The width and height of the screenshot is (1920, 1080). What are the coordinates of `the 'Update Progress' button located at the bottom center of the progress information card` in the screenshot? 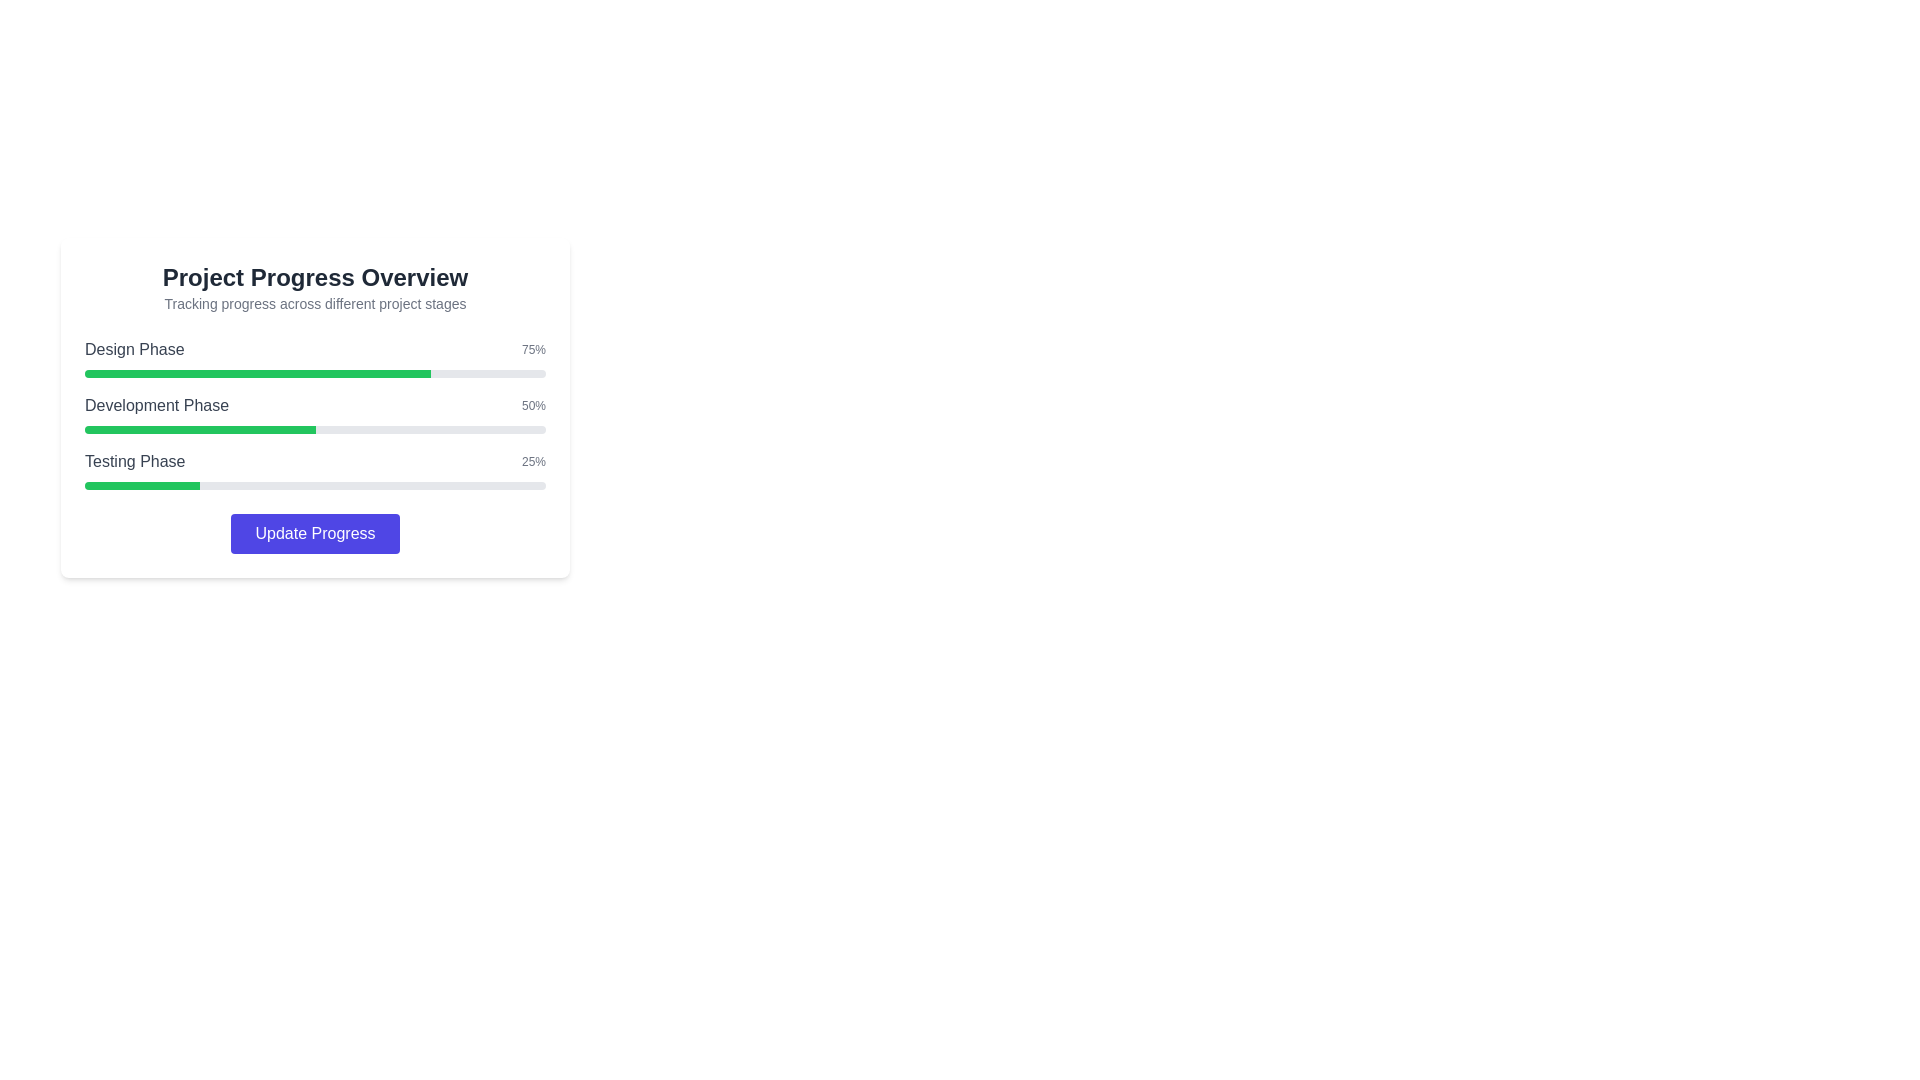 It's located at (314, 532).